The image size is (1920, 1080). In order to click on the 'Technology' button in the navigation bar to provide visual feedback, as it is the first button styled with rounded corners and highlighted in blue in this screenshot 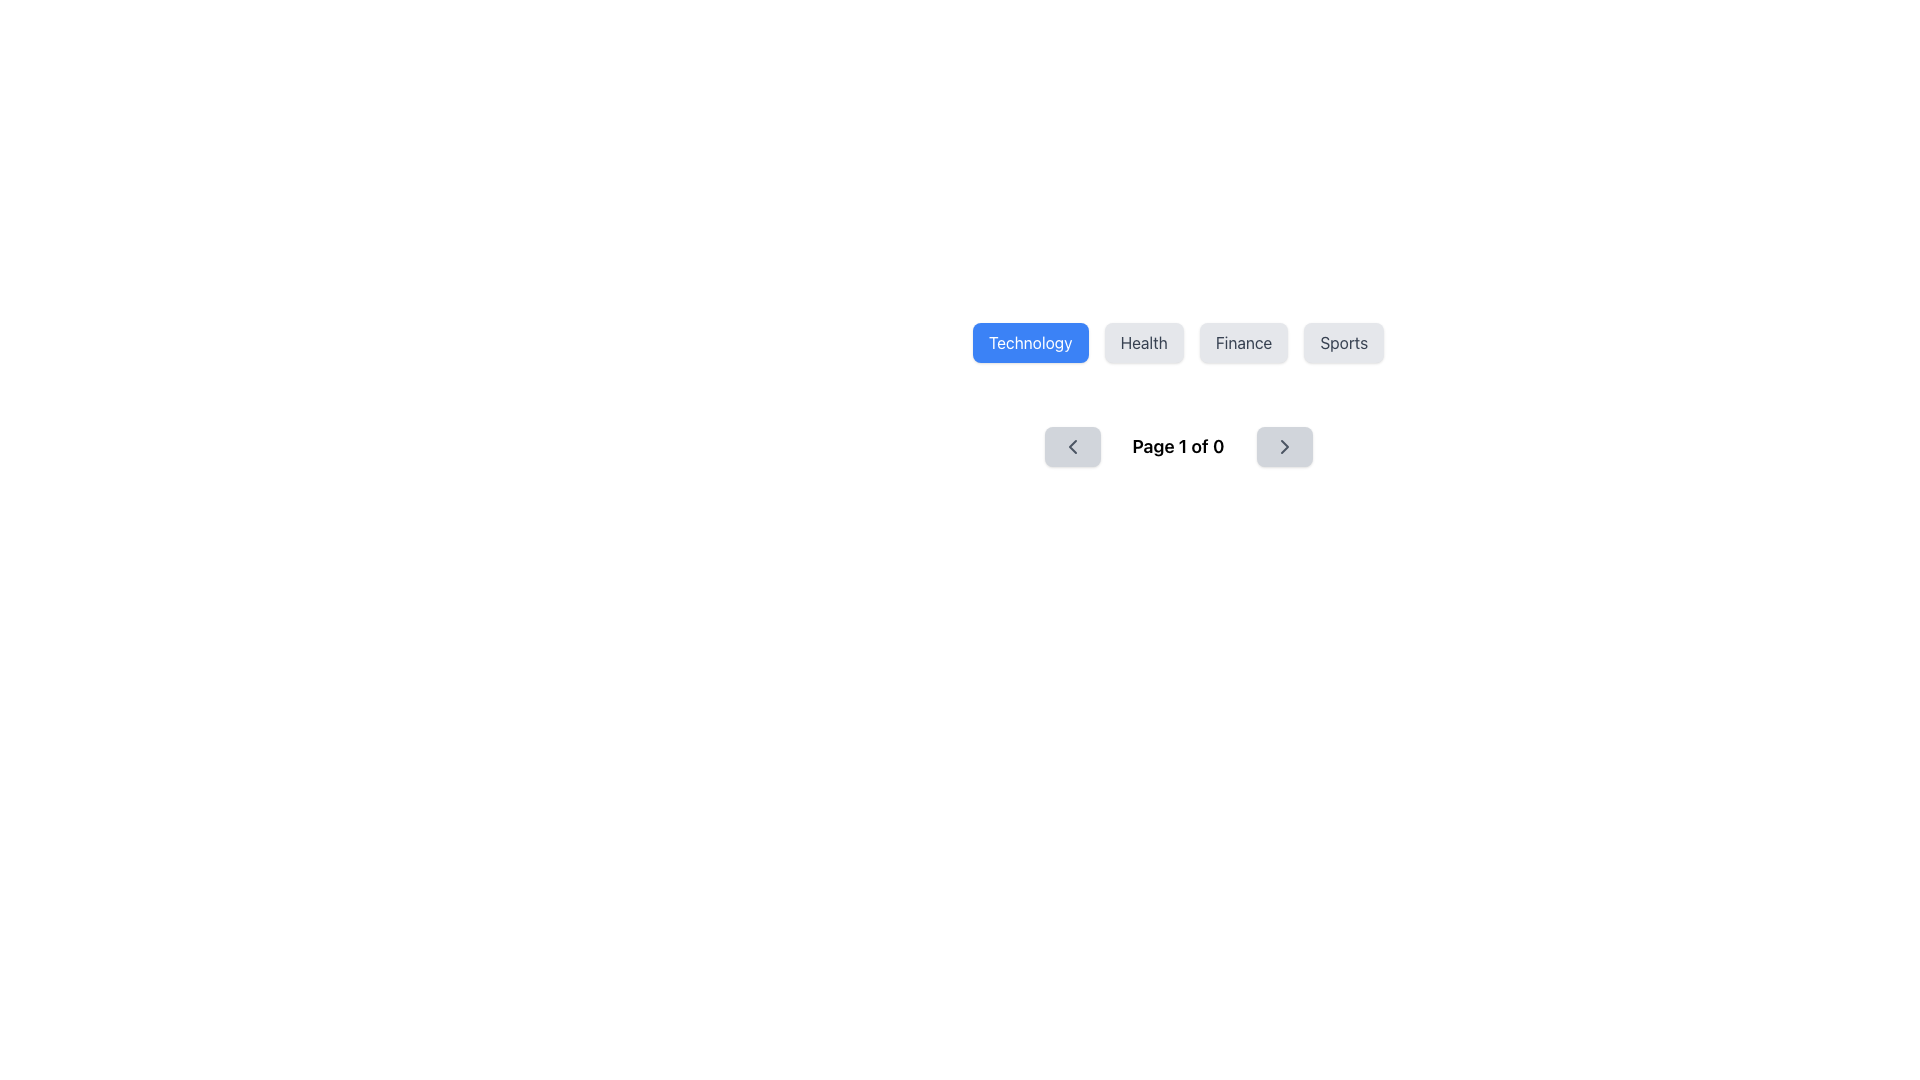, I will do `click(1178, 342)`.